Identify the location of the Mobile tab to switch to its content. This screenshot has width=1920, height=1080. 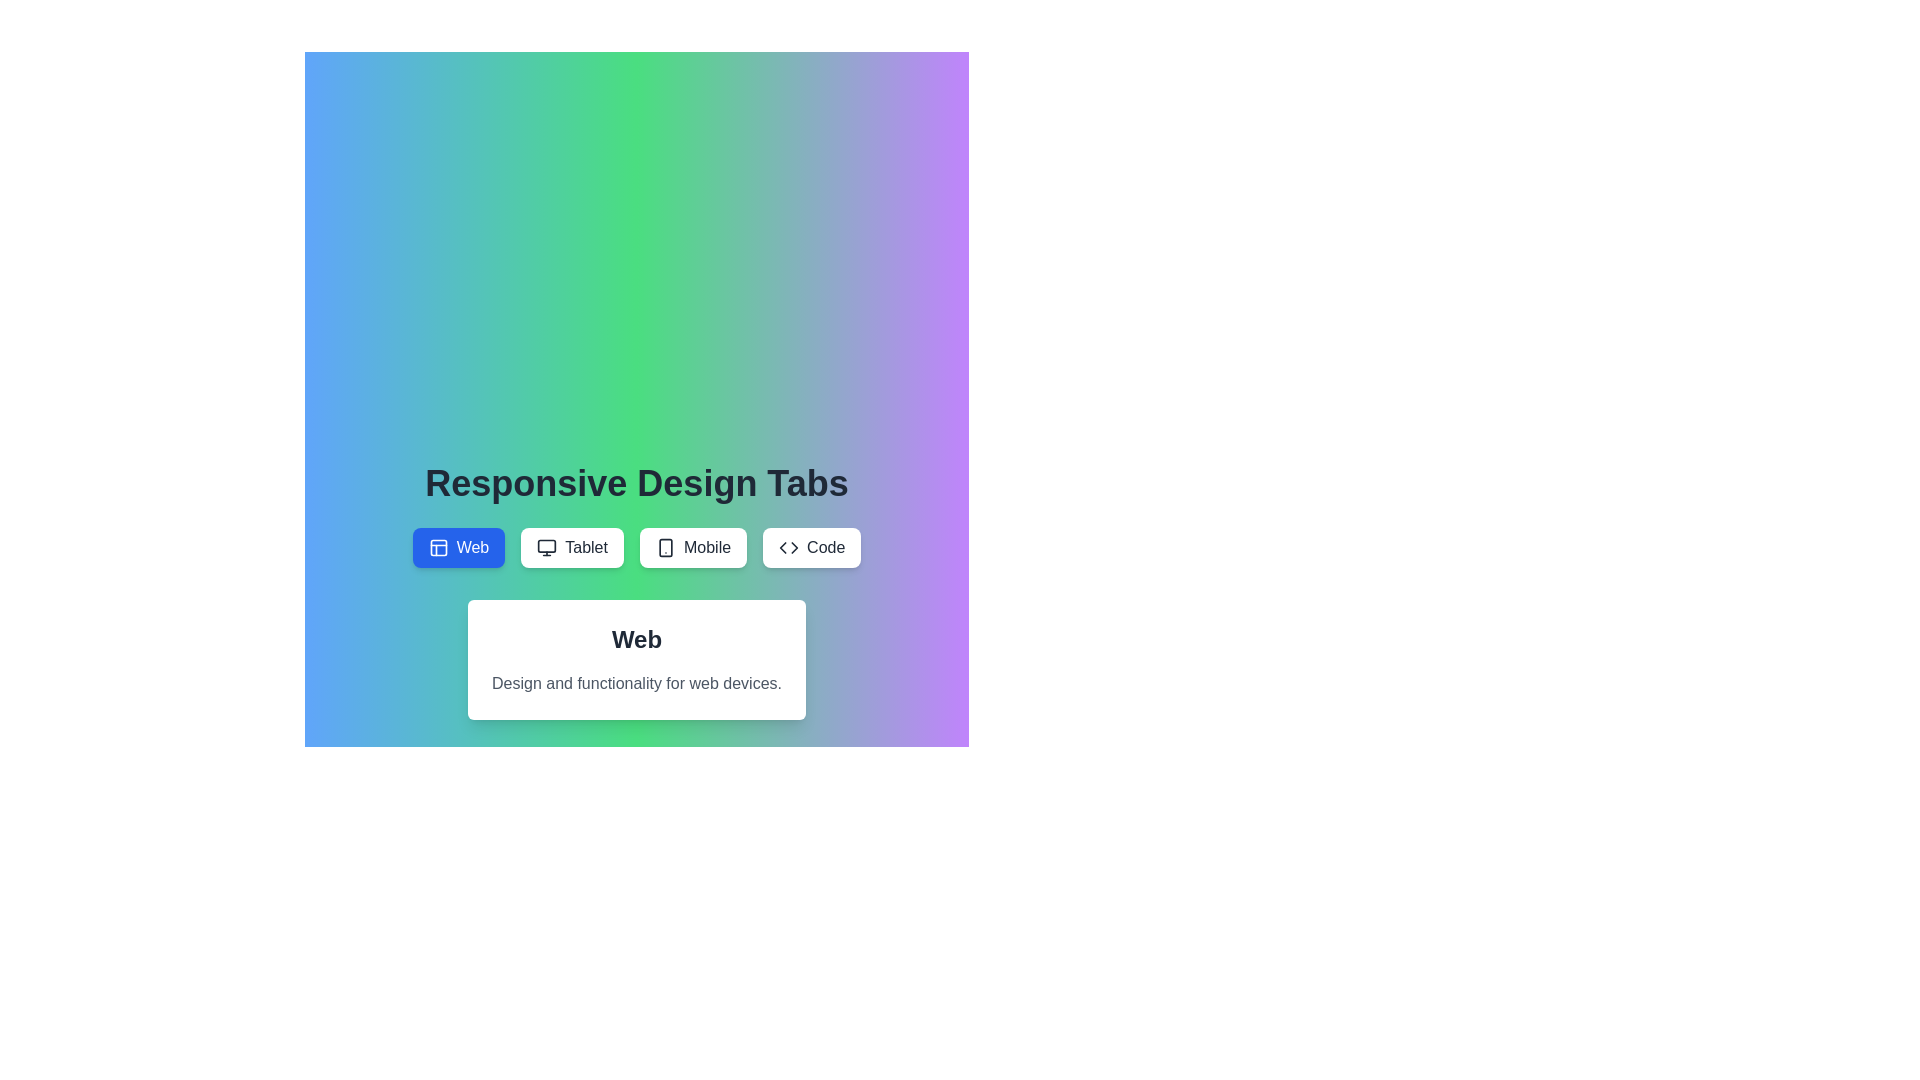
(693, 547).